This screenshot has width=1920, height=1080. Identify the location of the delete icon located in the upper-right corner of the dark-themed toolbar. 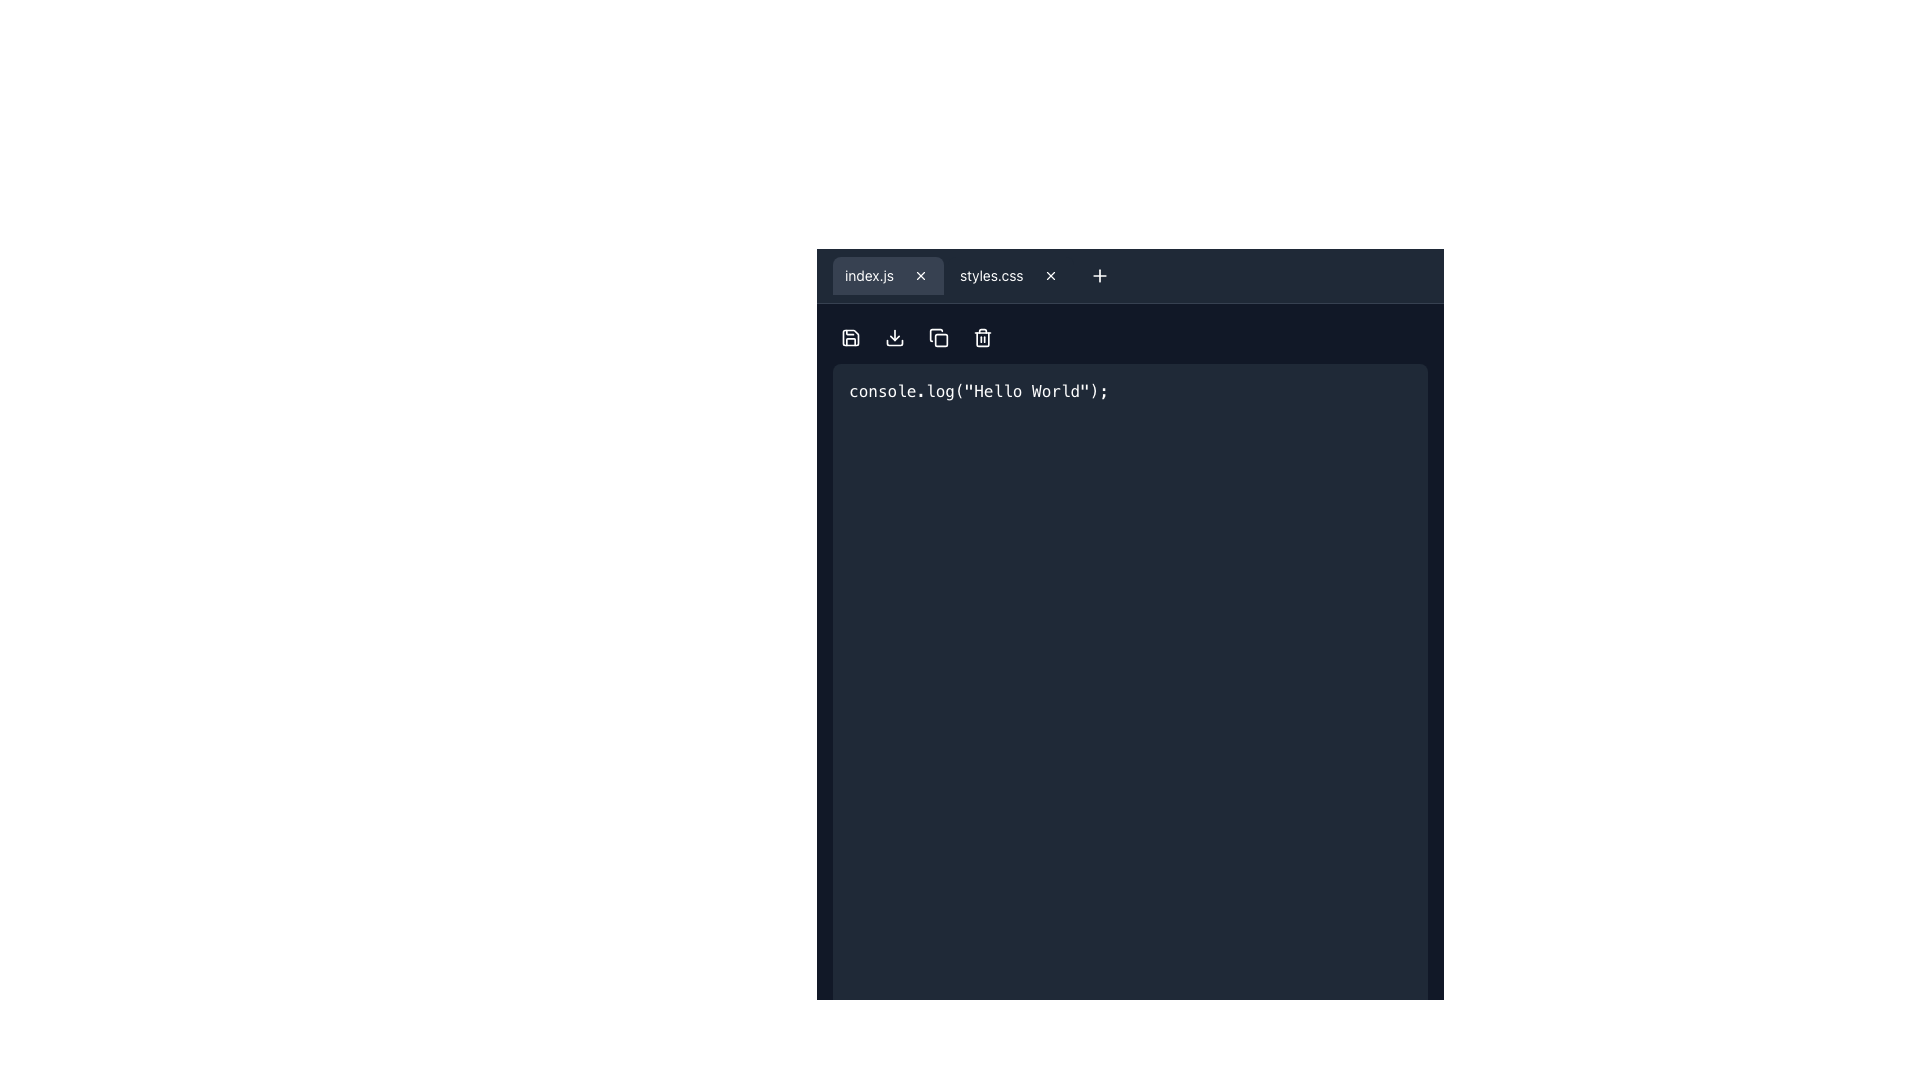
(983, 337).